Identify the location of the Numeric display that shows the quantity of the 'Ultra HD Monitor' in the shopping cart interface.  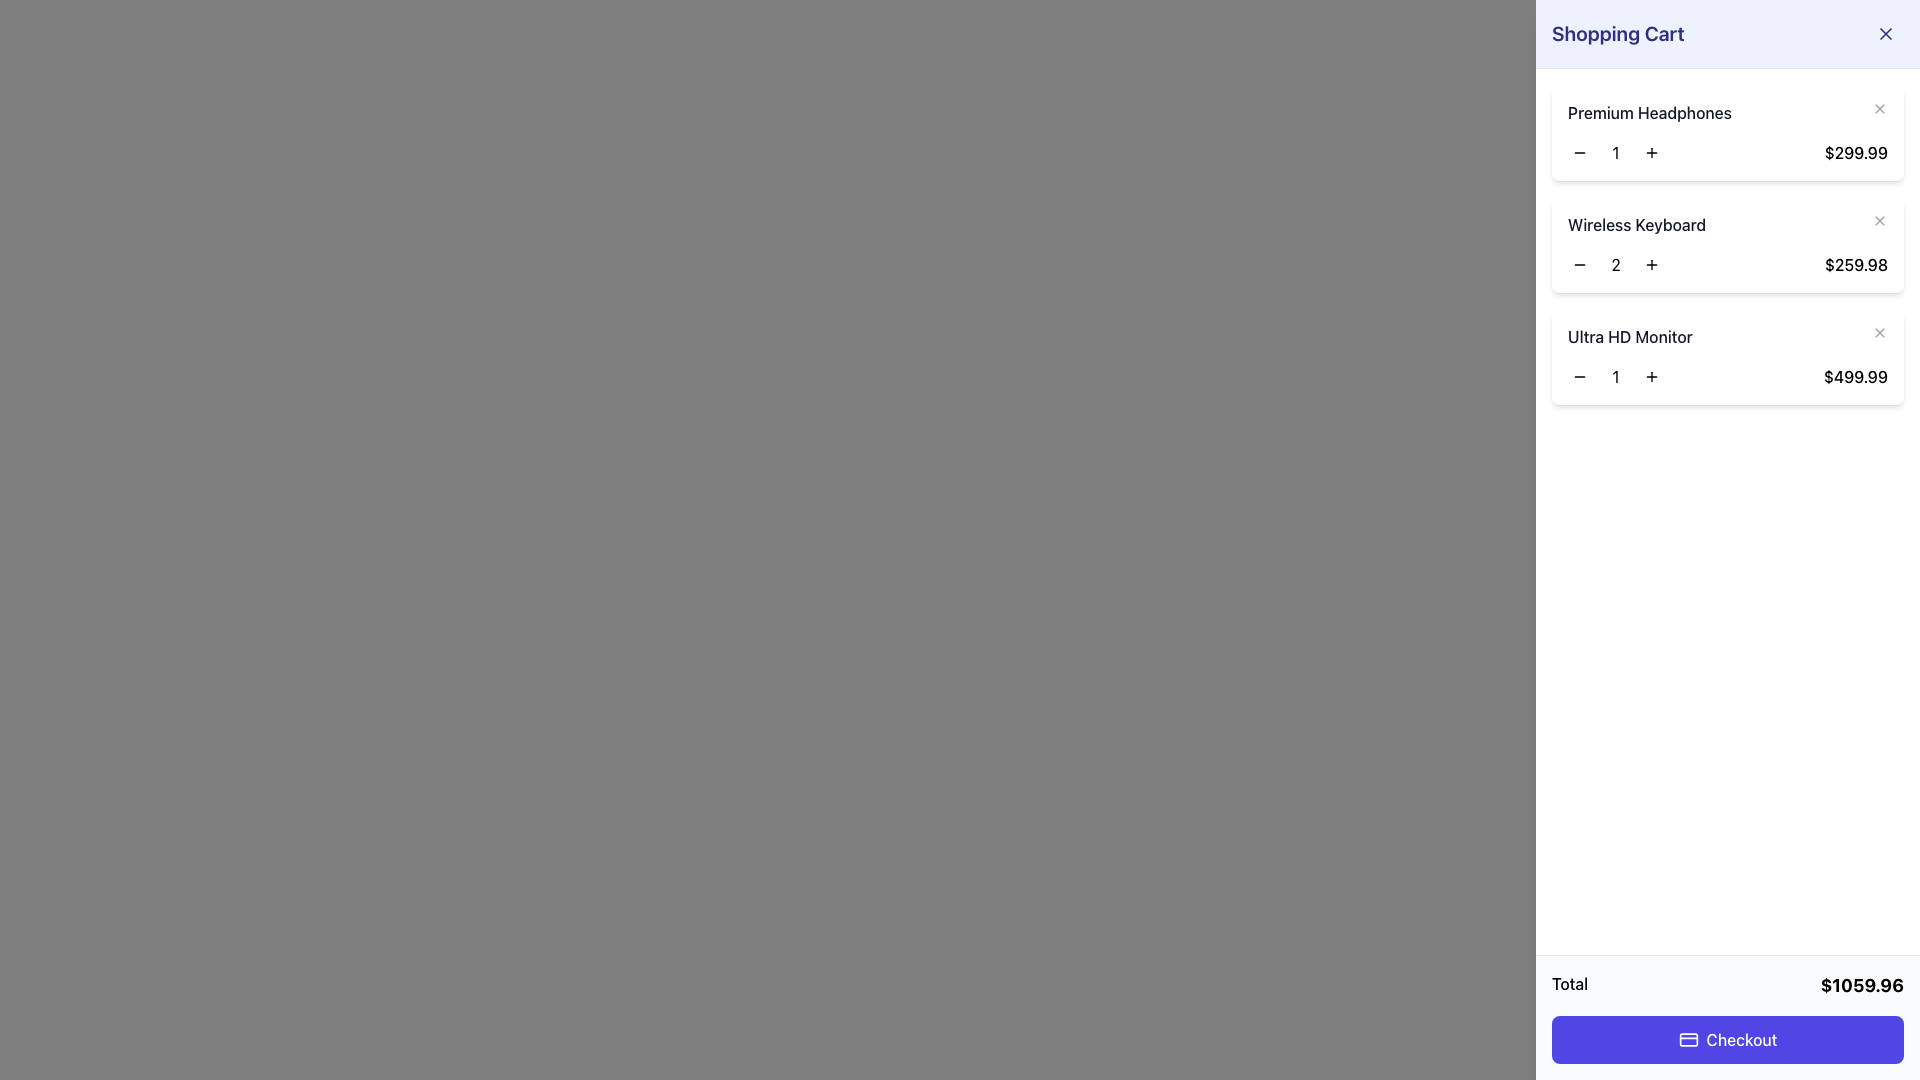
(1616, 377).